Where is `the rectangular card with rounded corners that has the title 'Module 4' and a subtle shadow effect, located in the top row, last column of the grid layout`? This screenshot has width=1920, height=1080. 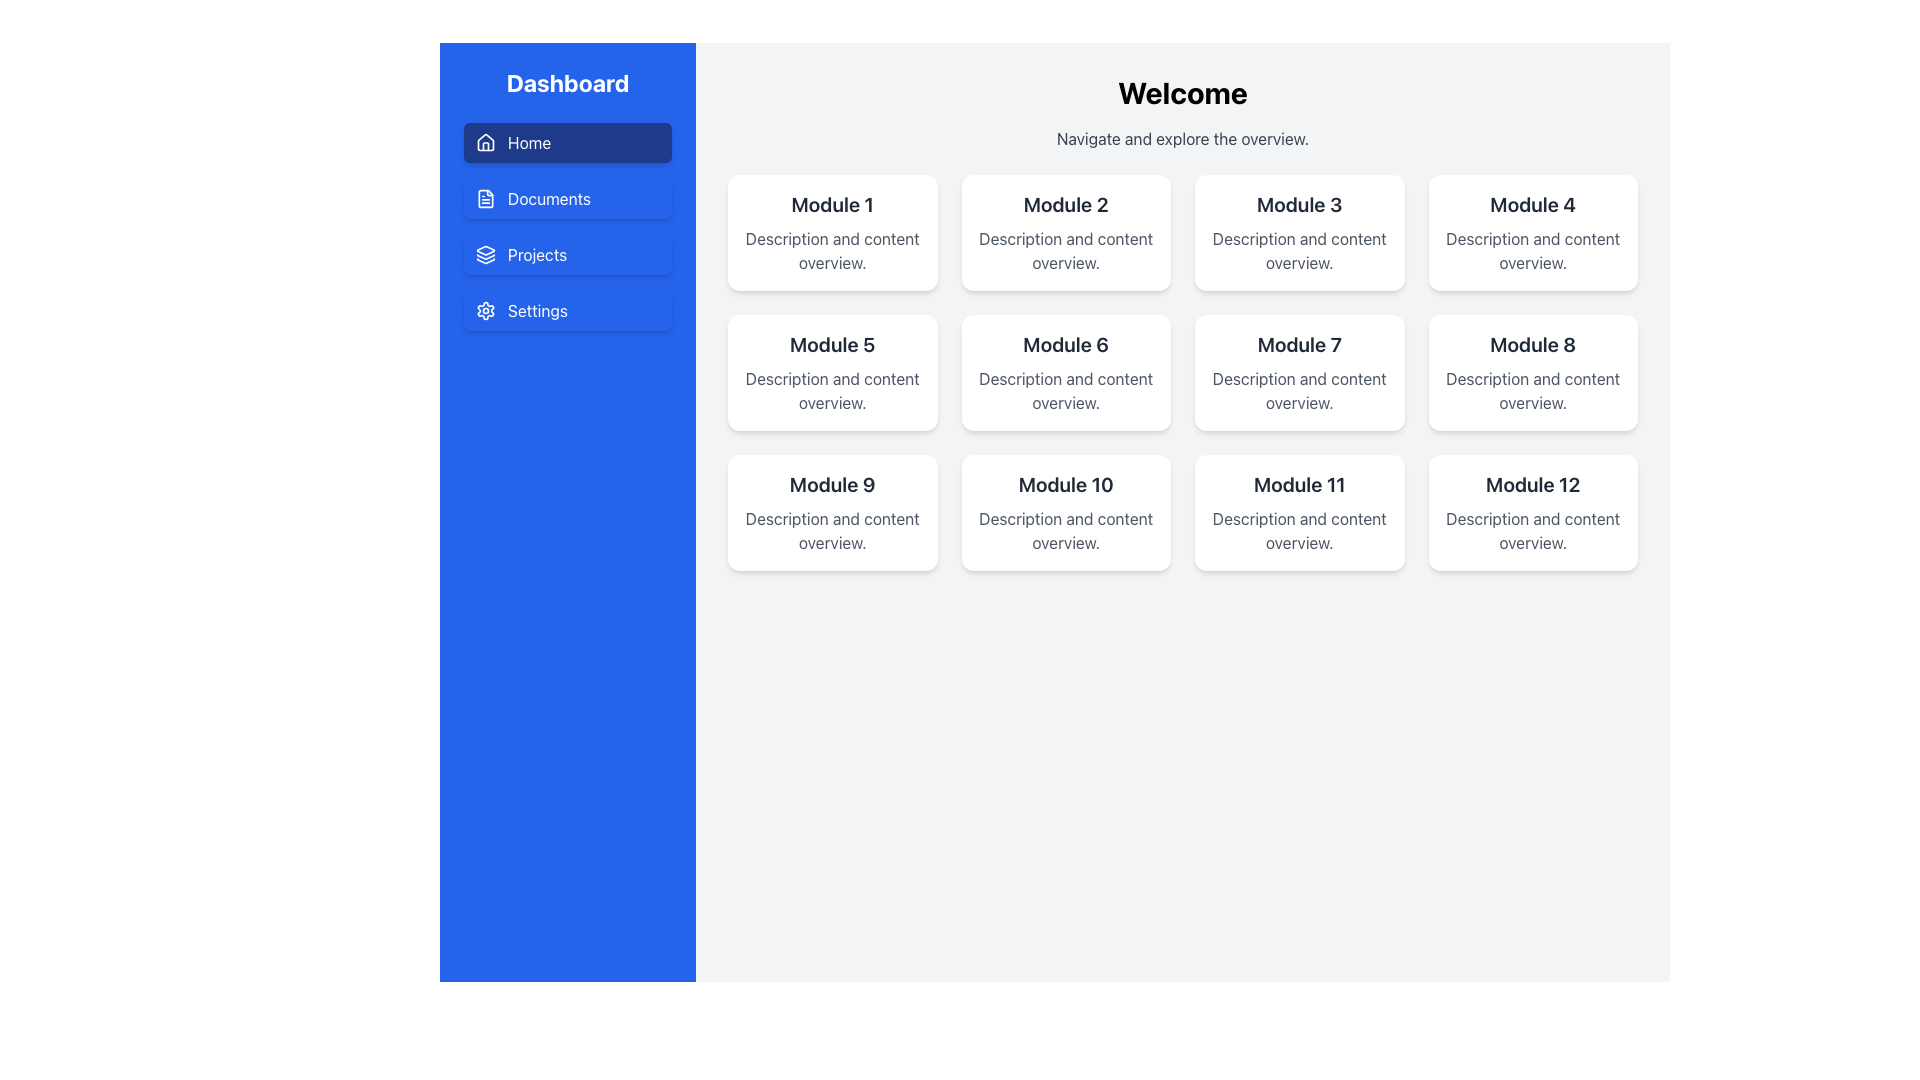
the rectangular card with rounded corners that has the title 'Module 4' and a subtle shadow effect, located in the top row, last column of the grid layout is located at coordinates (1532, 231).